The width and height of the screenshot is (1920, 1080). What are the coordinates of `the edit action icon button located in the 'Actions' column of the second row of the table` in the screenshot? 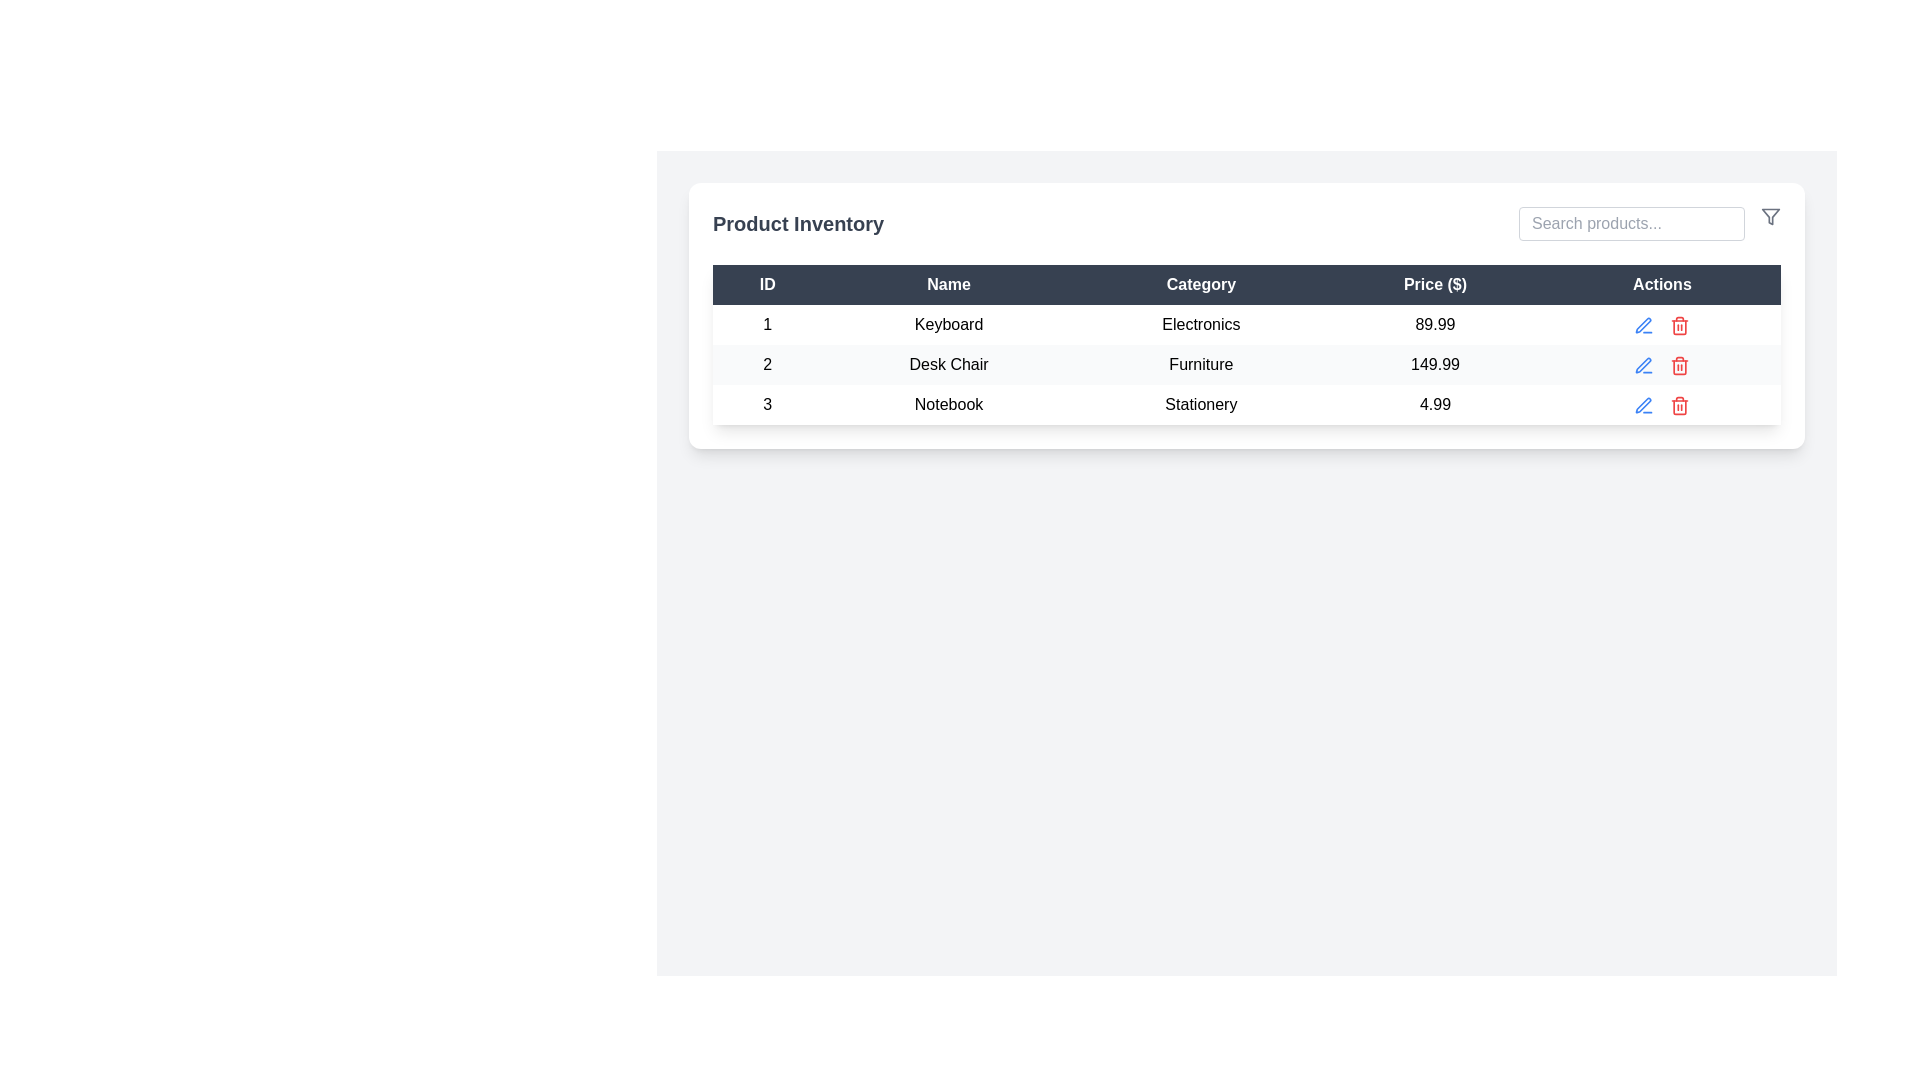 It's located at (1644, 365).